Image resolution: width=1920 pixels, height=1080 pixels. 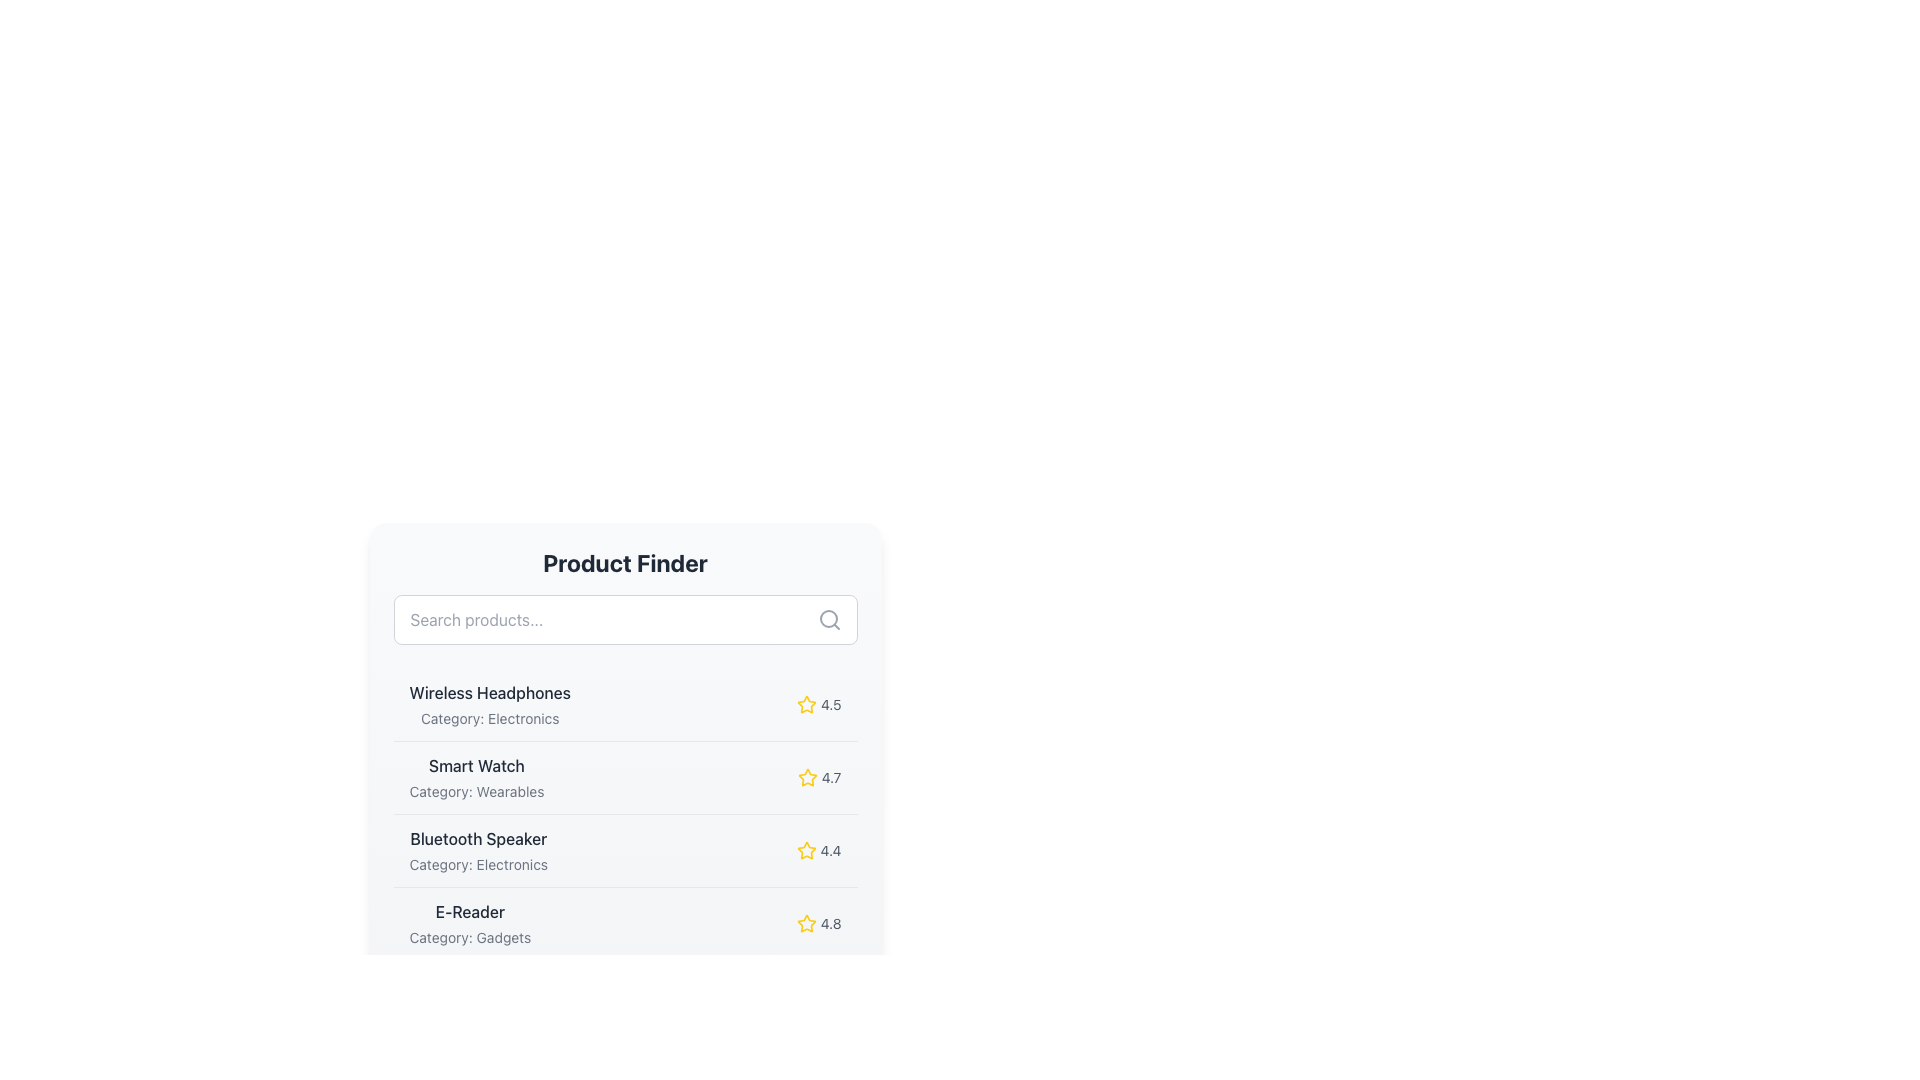 I want to click on the fourth yellow star icon in the rating system for the product 'E-Reader', so click(x=806, y=923).